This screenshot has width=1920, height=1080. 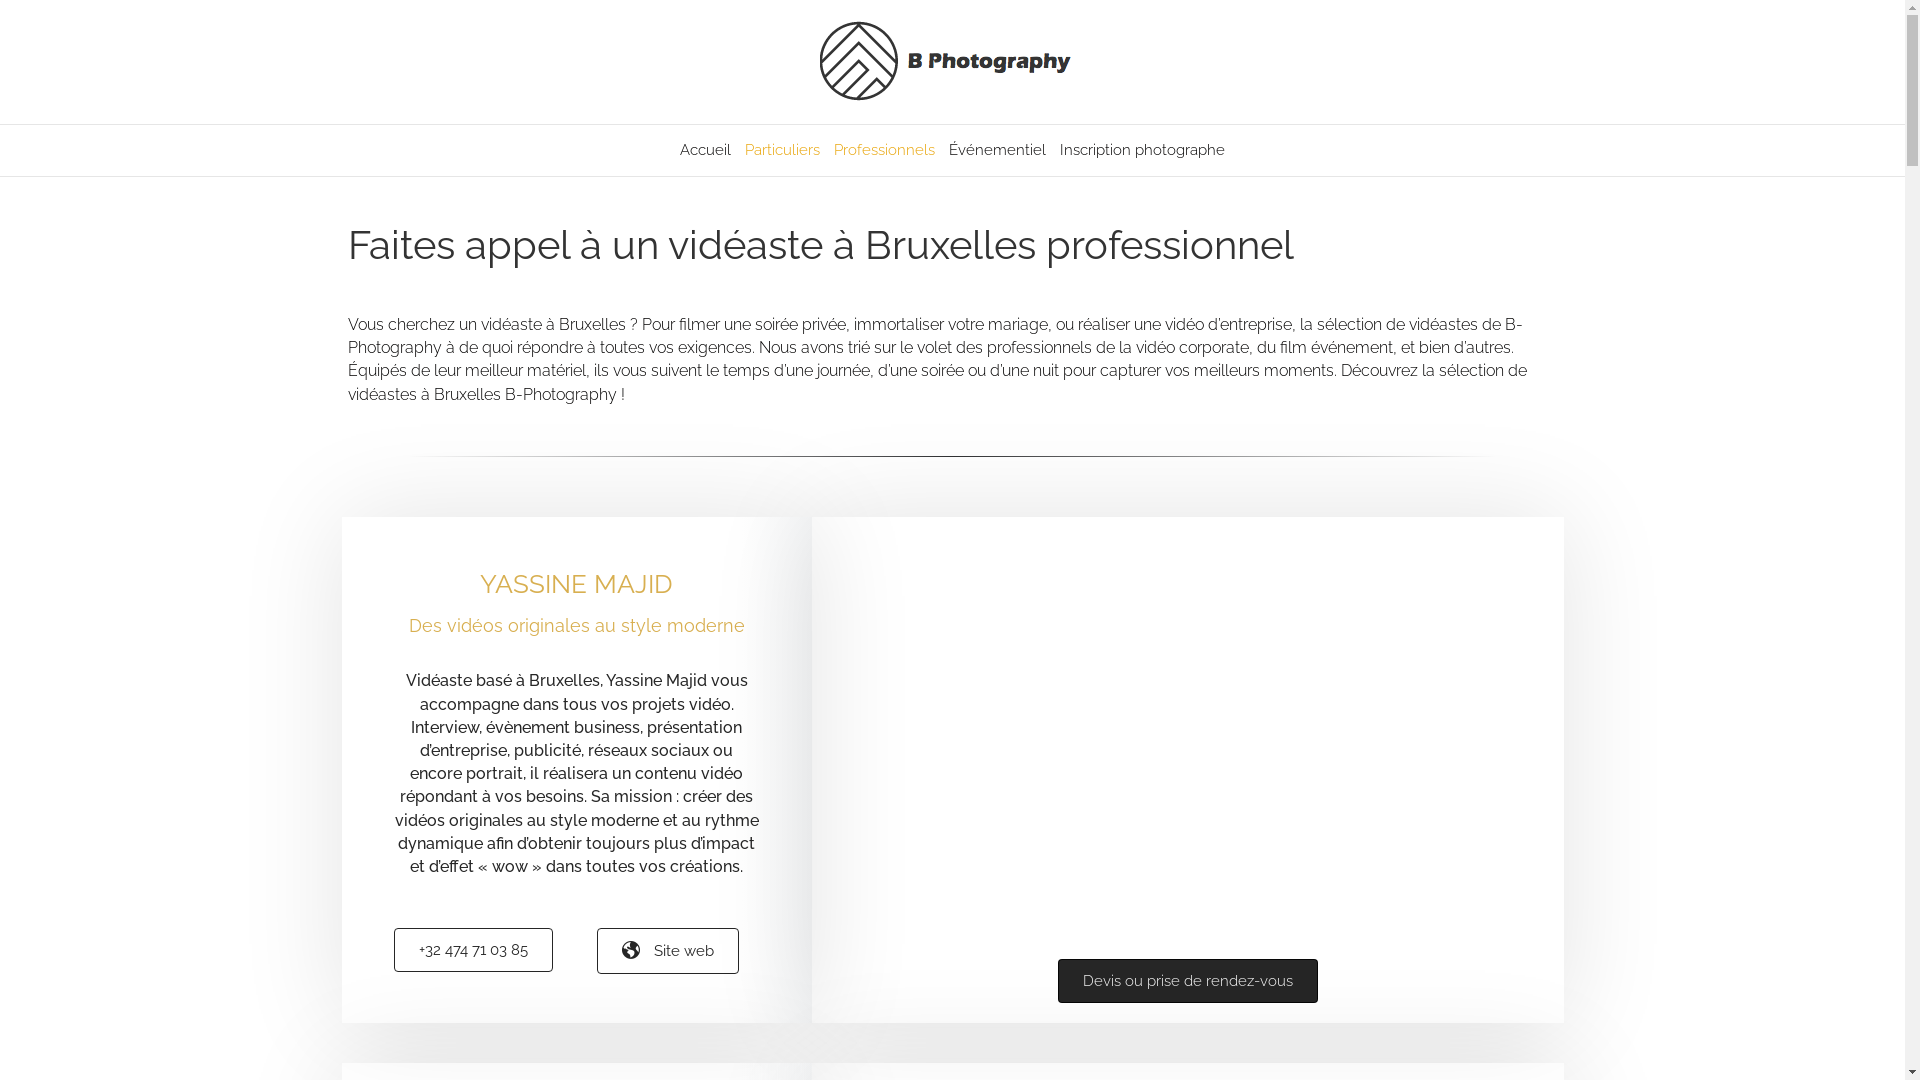 What do you see at coordinates (781, 149) in the screenshot?
I see `'Particuliers'` at bounding box center [781, 149].